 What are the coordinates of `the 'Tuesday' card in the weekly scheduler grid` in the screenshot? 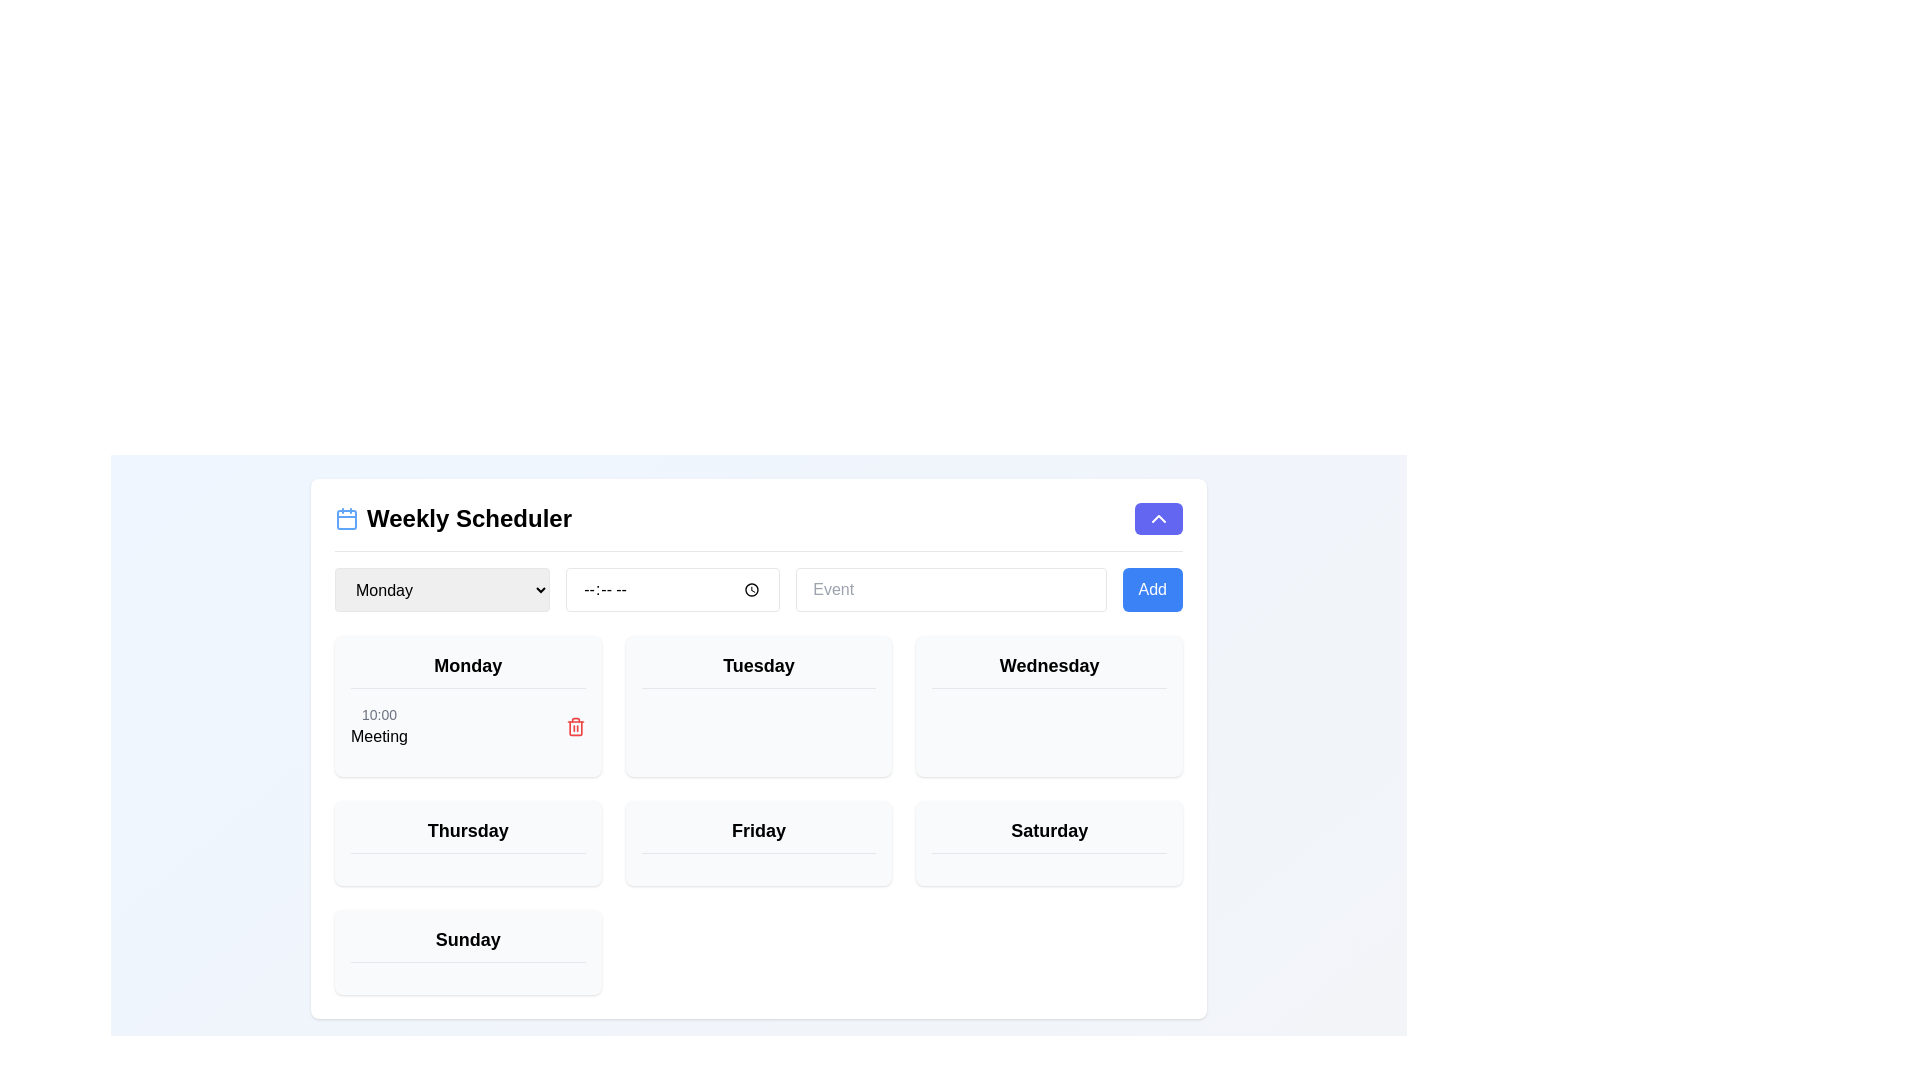 It's located at (757, 705).